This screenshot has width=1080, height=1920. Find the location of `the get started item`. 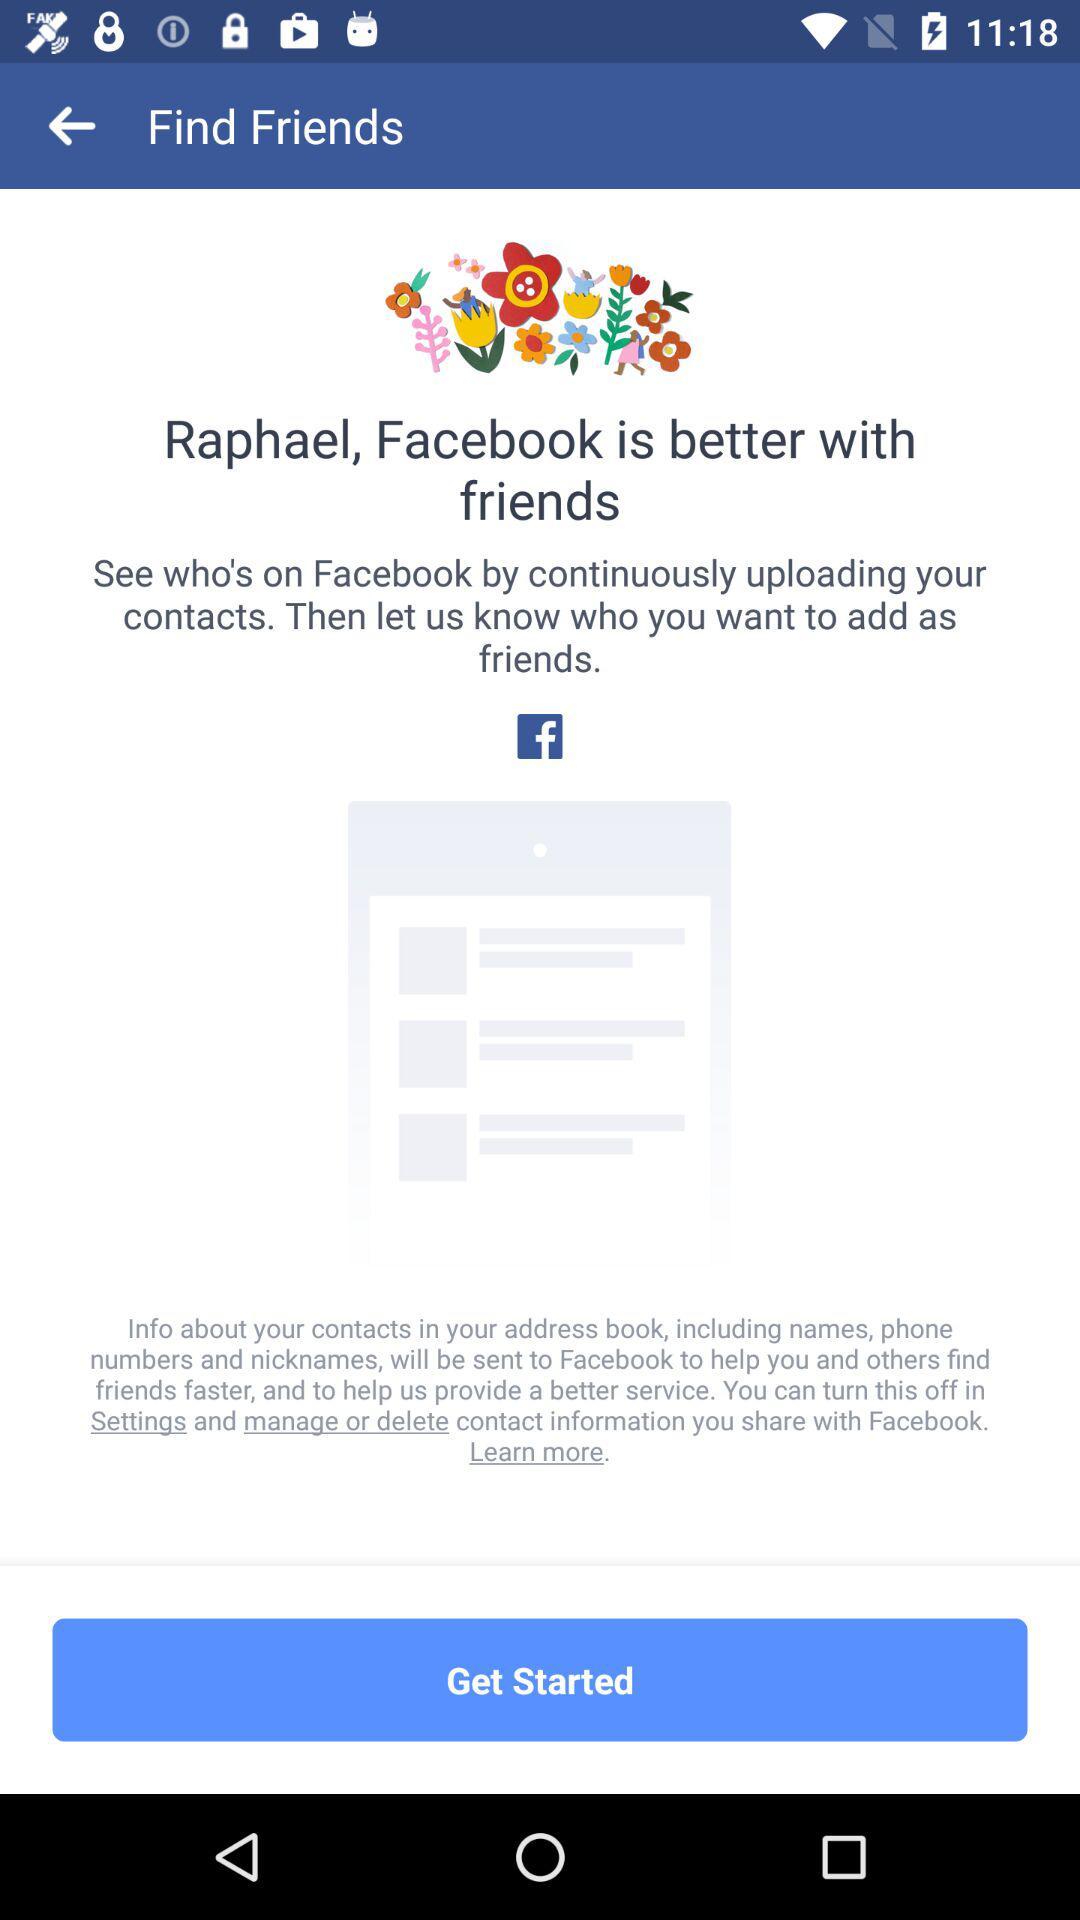

the get started item is located at coordinates (540, 1680).